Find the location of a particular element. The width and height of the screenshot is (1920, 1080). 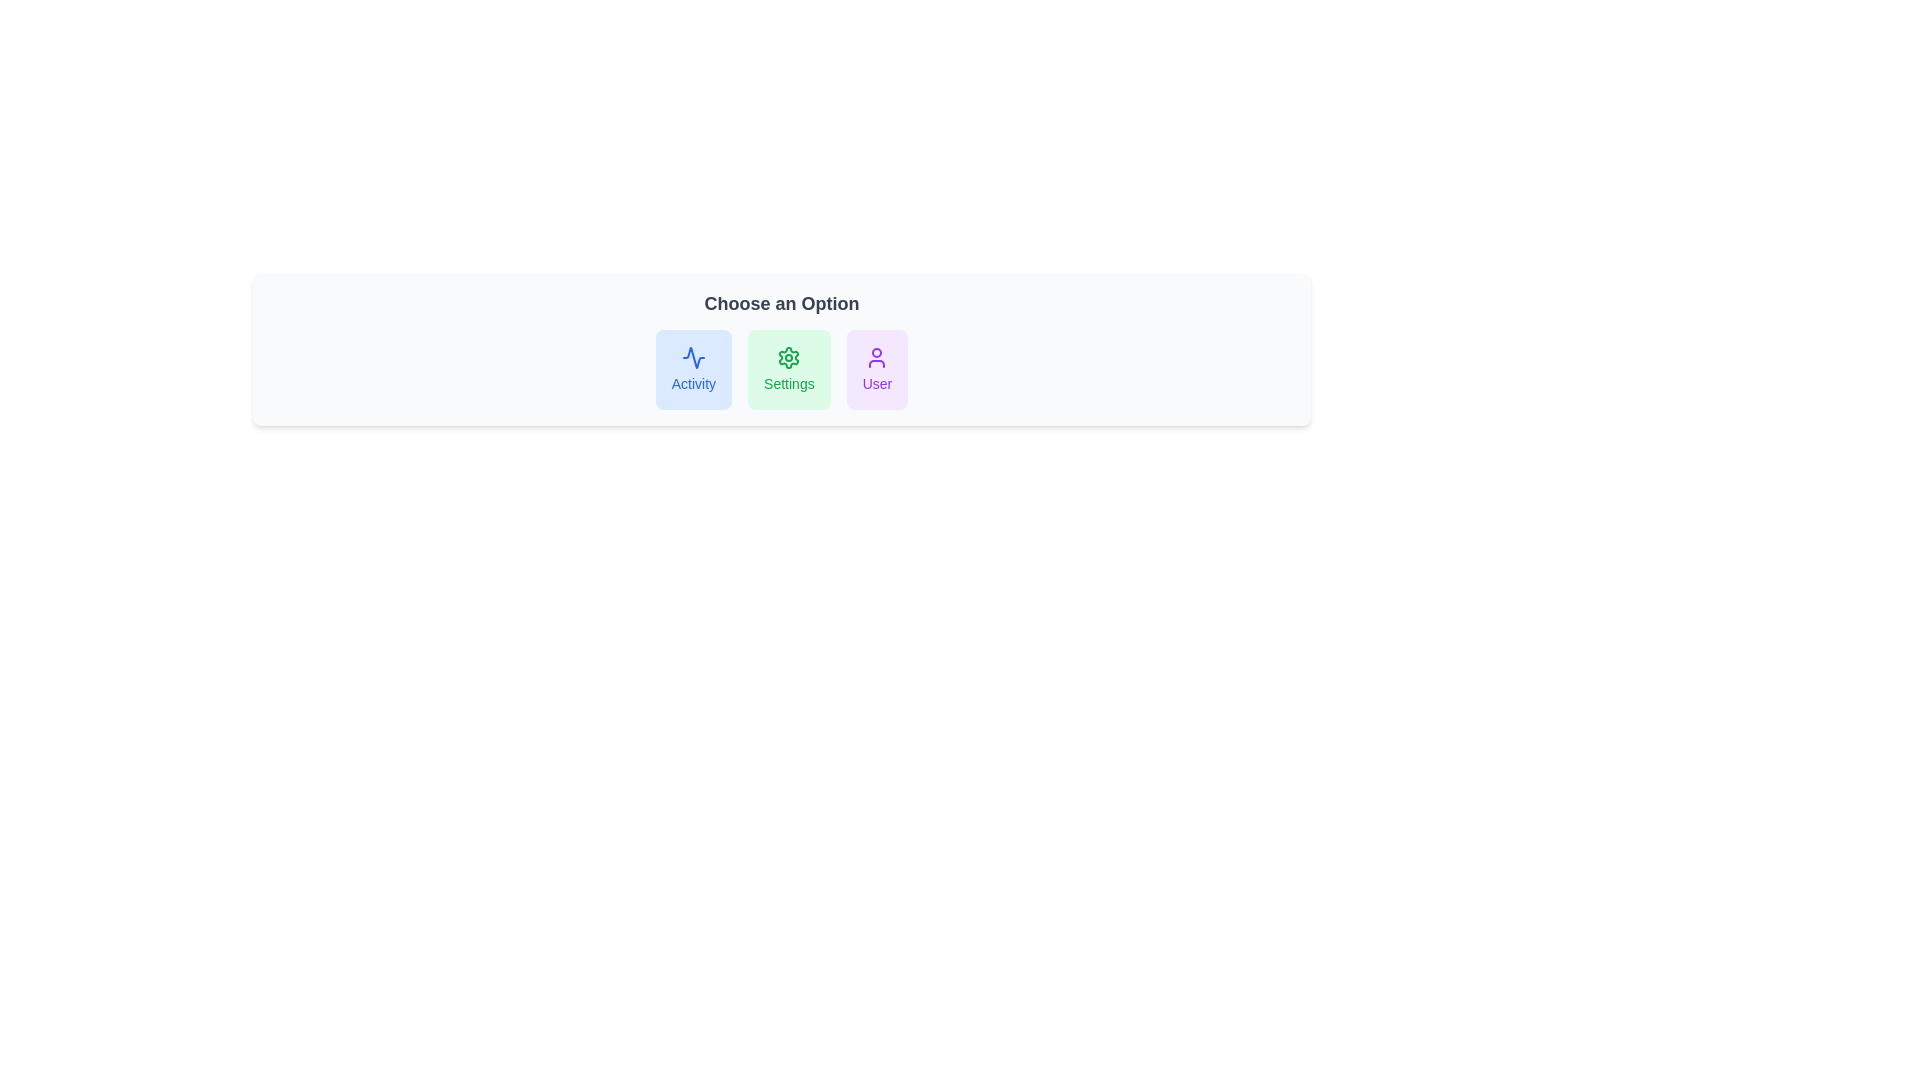

the 'Settings' button, which is the second option below the 'Choose an Option' heading is located at coordinates (781, 370).